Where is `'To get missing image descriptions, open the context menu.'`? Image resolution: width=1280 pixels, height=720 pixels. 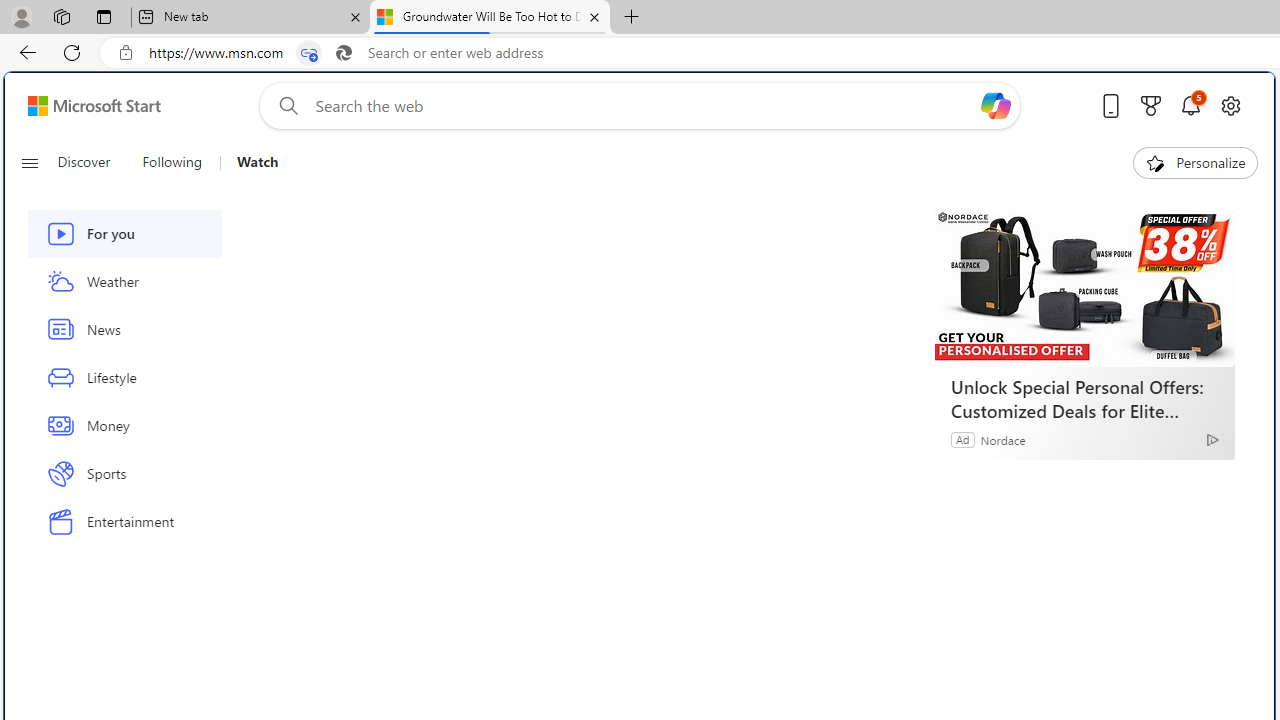
'To get missing image descriptions, open the context menu.' is located at coordinates (1155, 161).